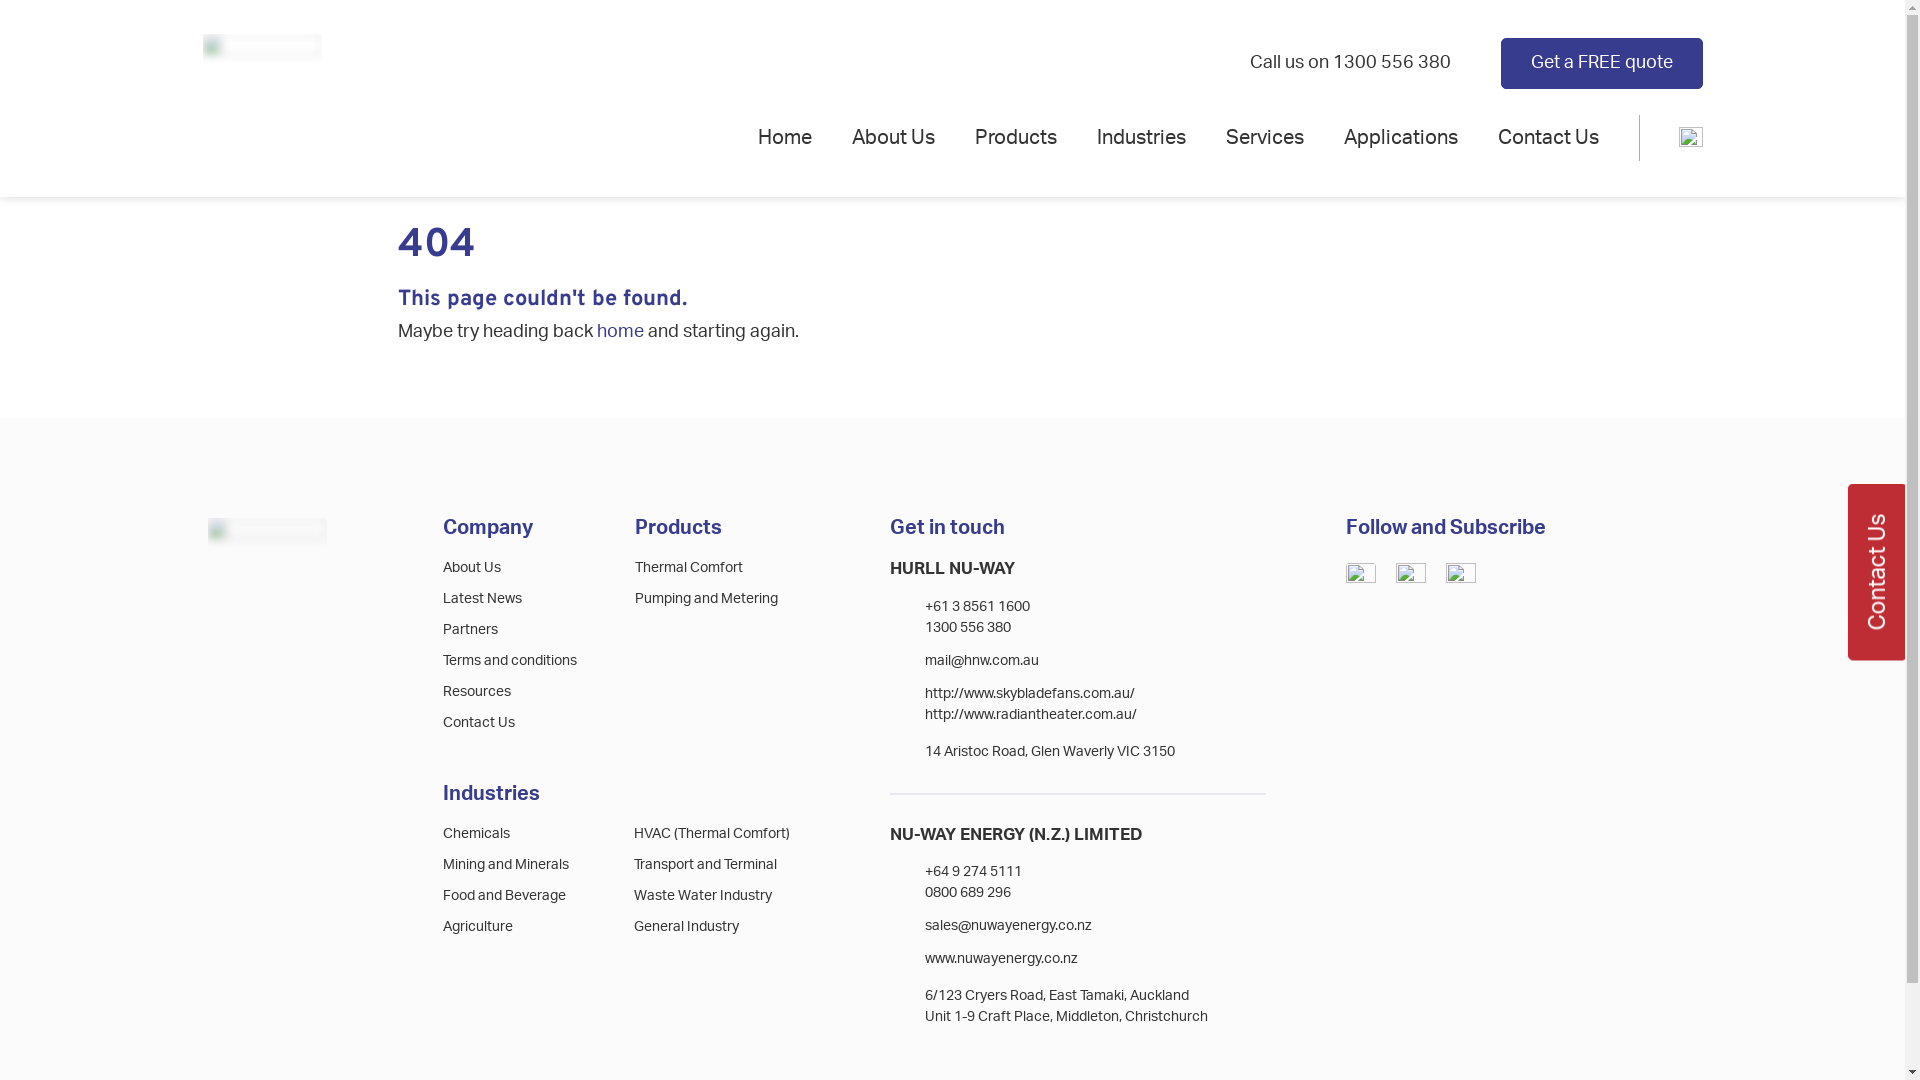  What do you see at coordinates (689, 567) in the screenshot?
I see `'Thermal Comfort'` at bounding box center [689, 567].